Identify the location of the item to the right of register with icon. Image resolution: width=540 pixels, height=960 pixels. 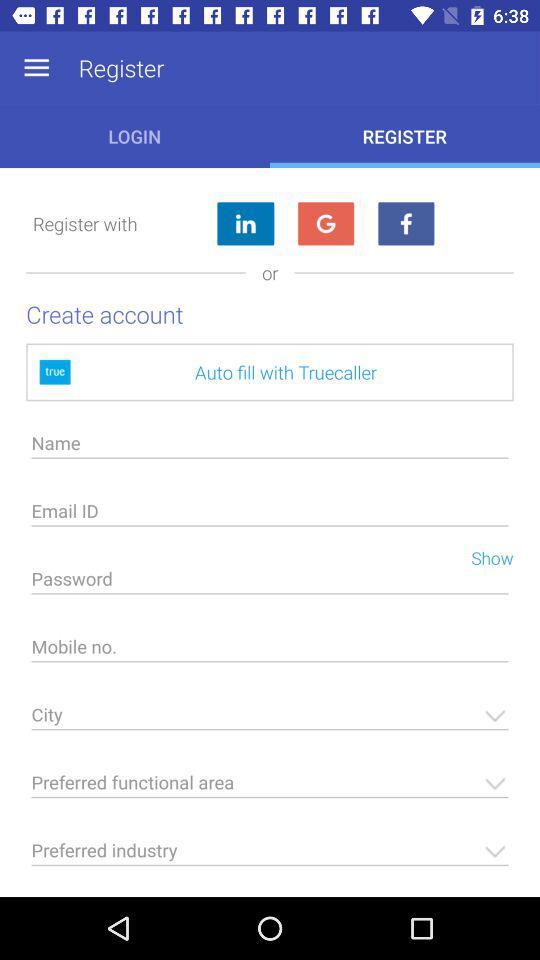
(245, 224).